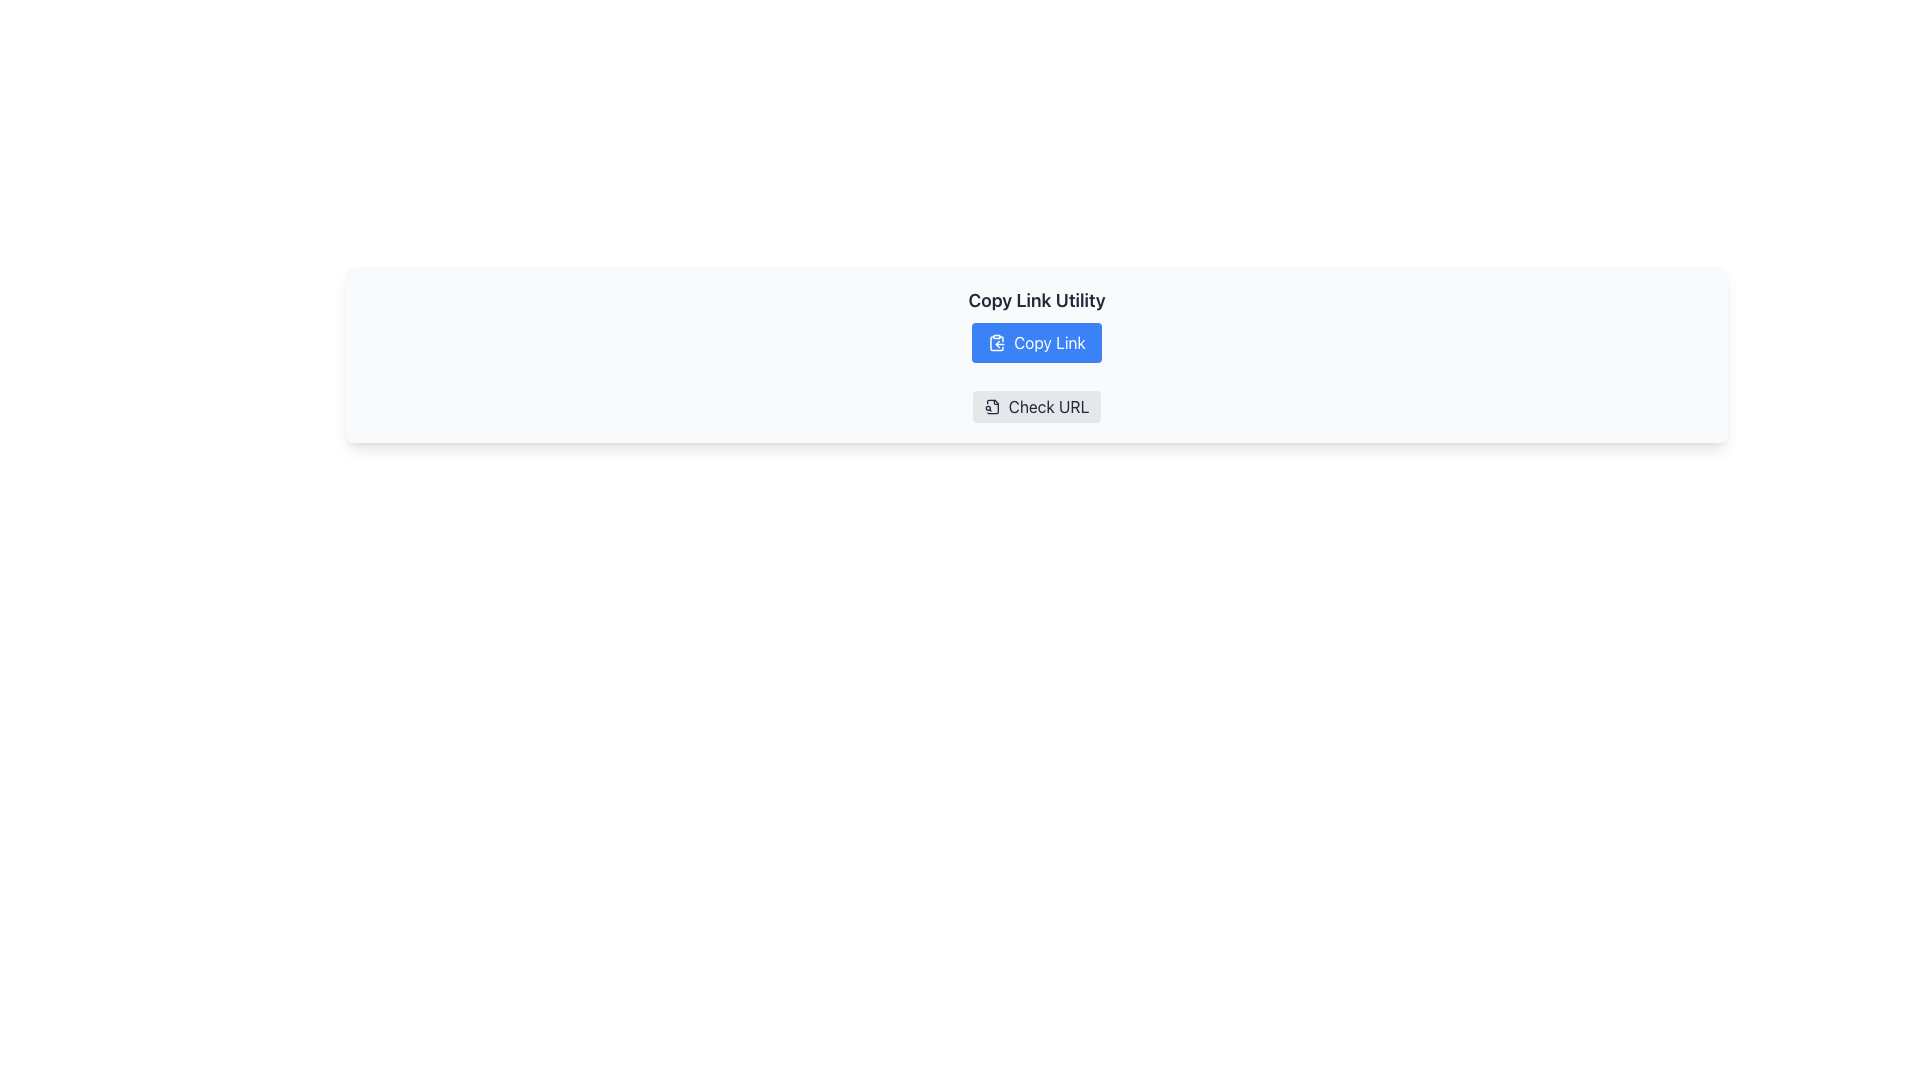  I want to click on the 'Check URL' button, which displays the text 'Check URL' with a file search icon, positioned below the 'Copy Link' button, so click(1036, 406).